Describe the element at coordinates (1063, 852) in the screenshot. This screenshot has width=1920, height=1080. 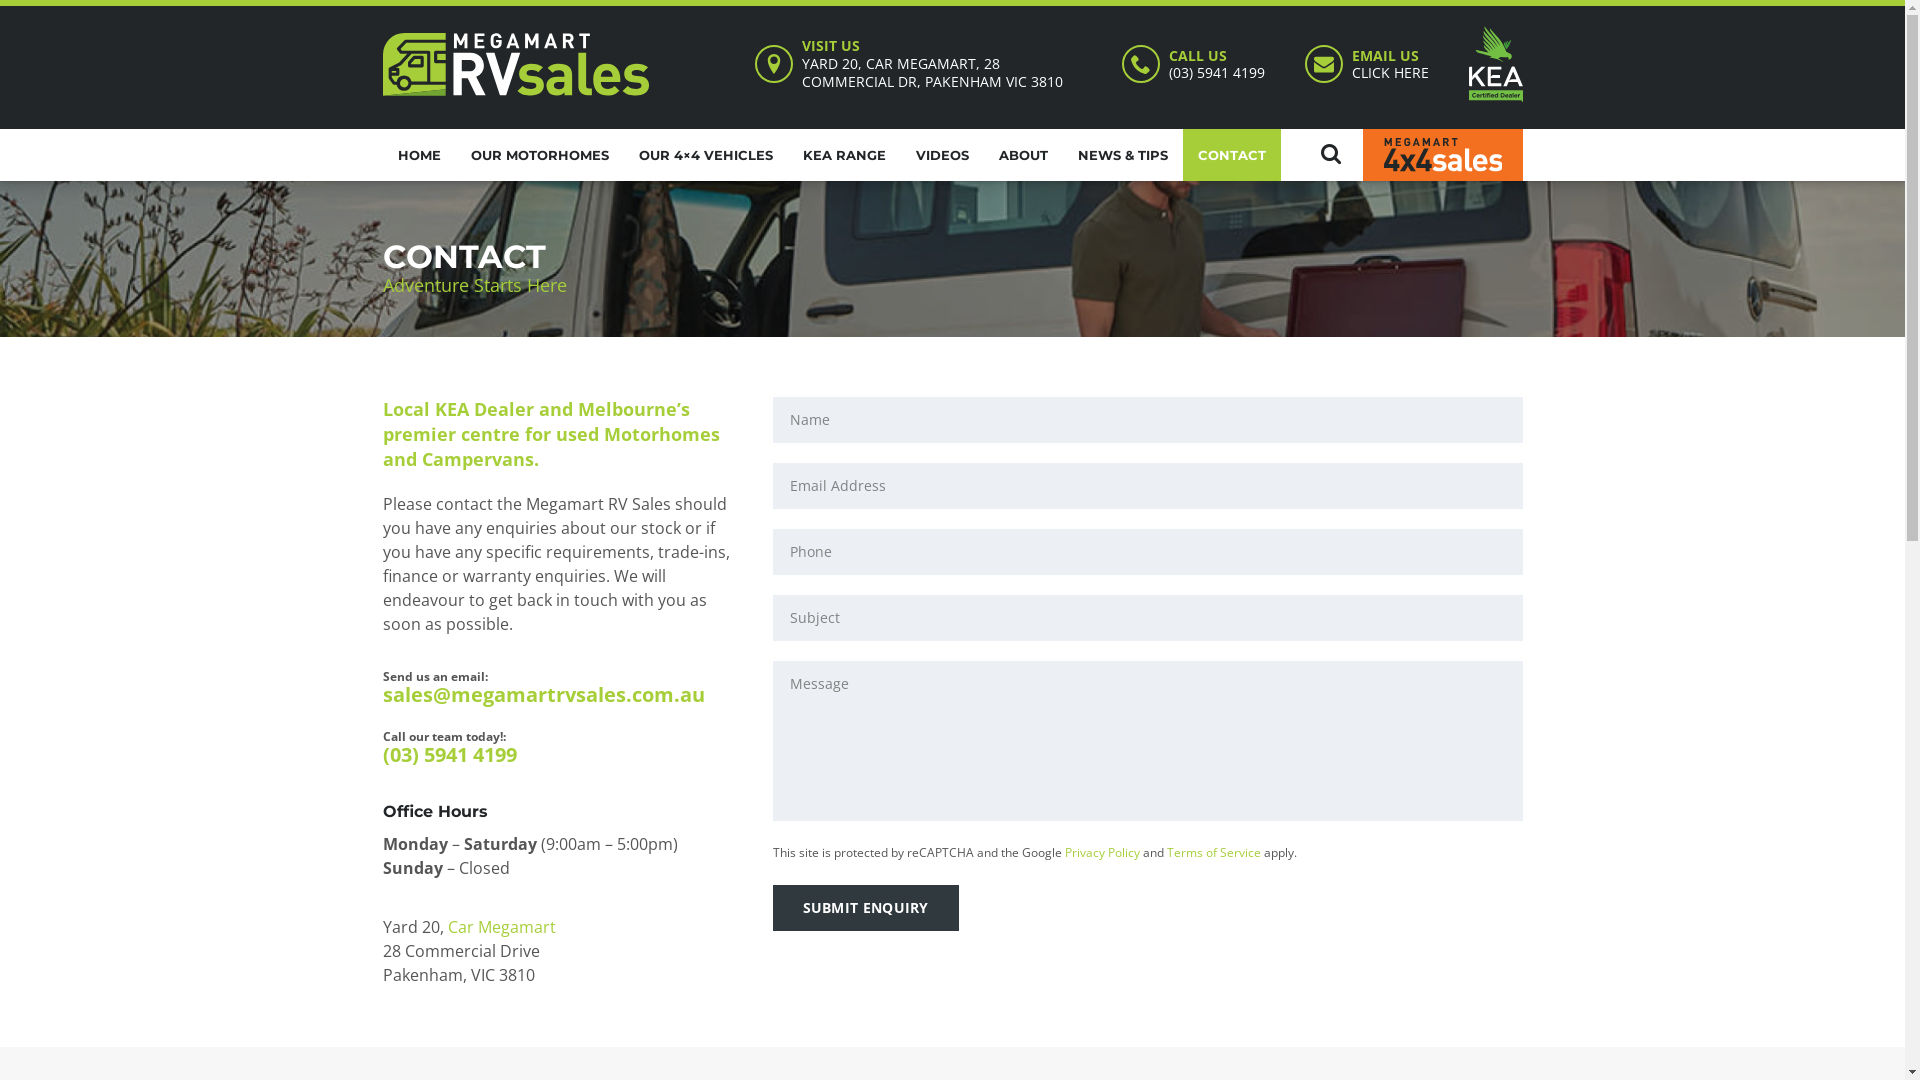
I see `'Privacy Policy'` at that location.